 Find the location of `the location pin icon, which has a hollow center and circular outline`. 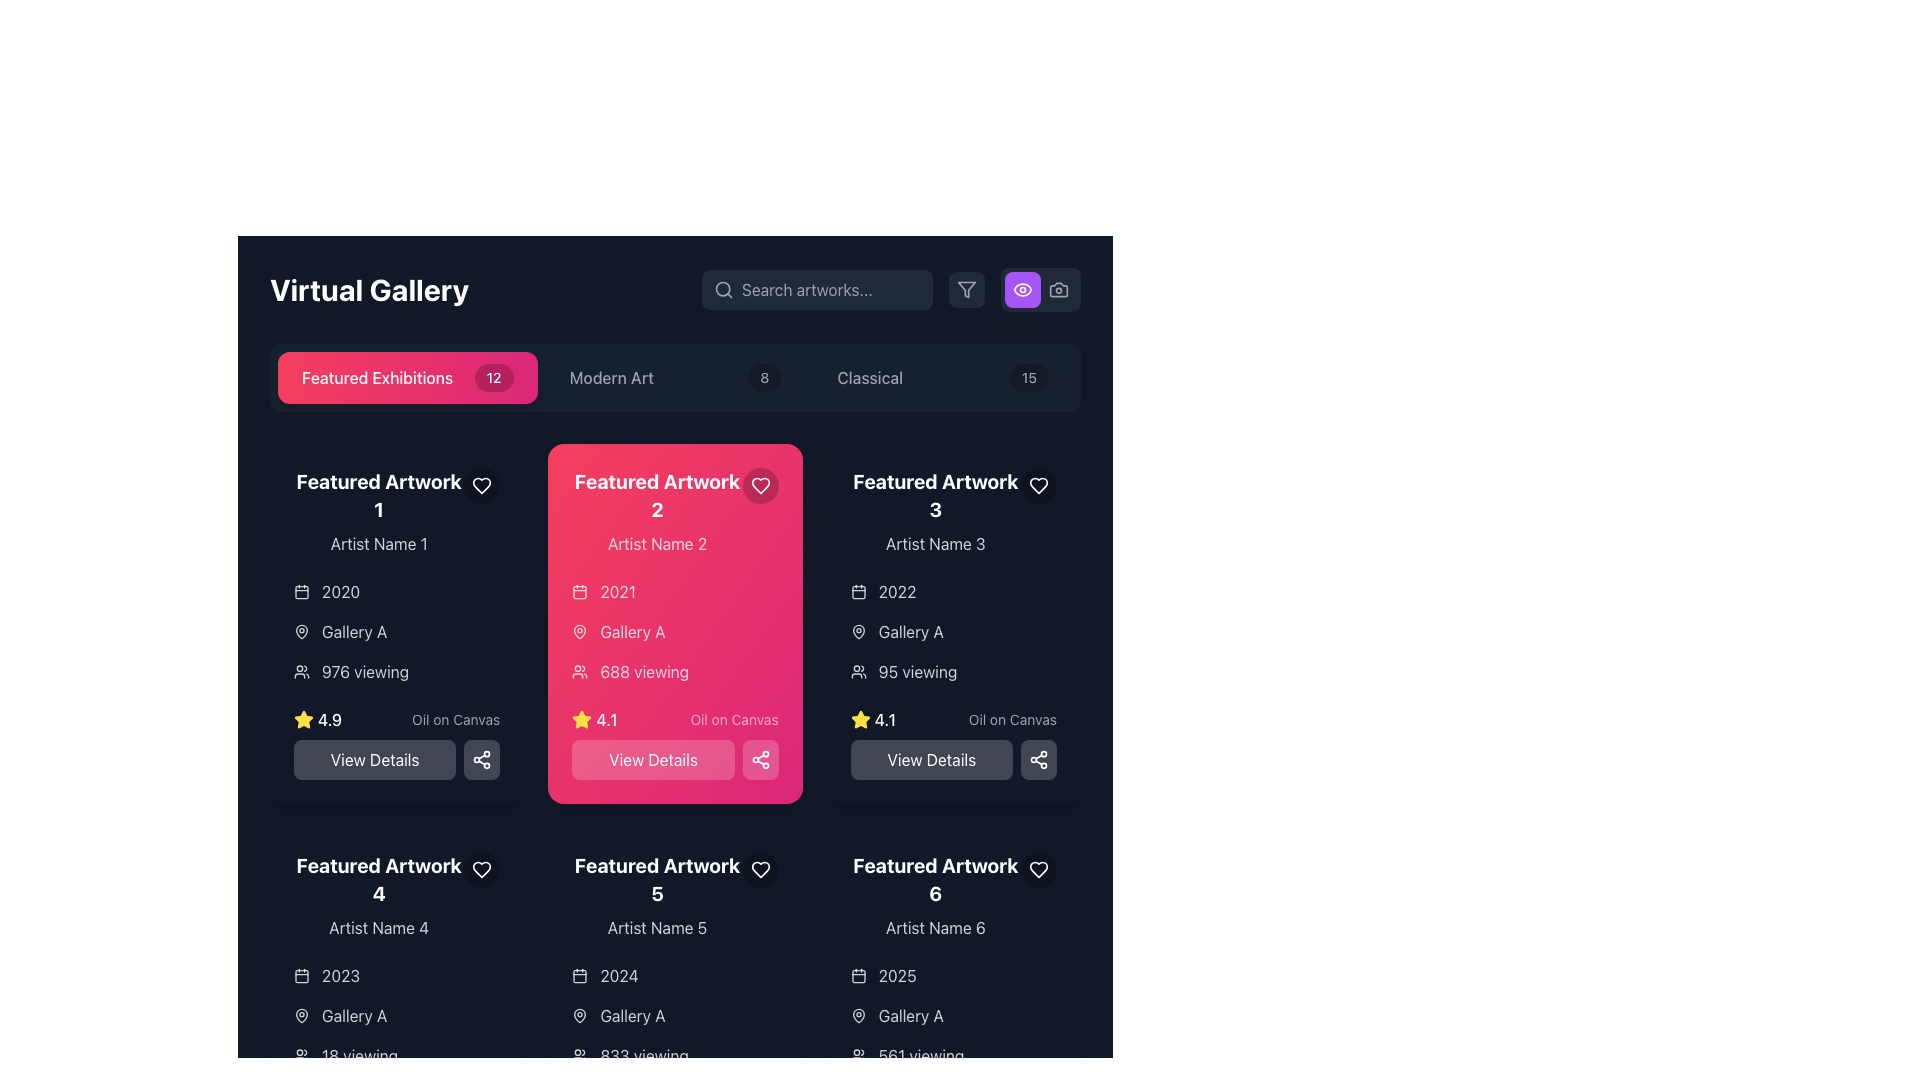

the location pin icon, which has a hollow center and circular outline is located at coordinates (858, 1015).